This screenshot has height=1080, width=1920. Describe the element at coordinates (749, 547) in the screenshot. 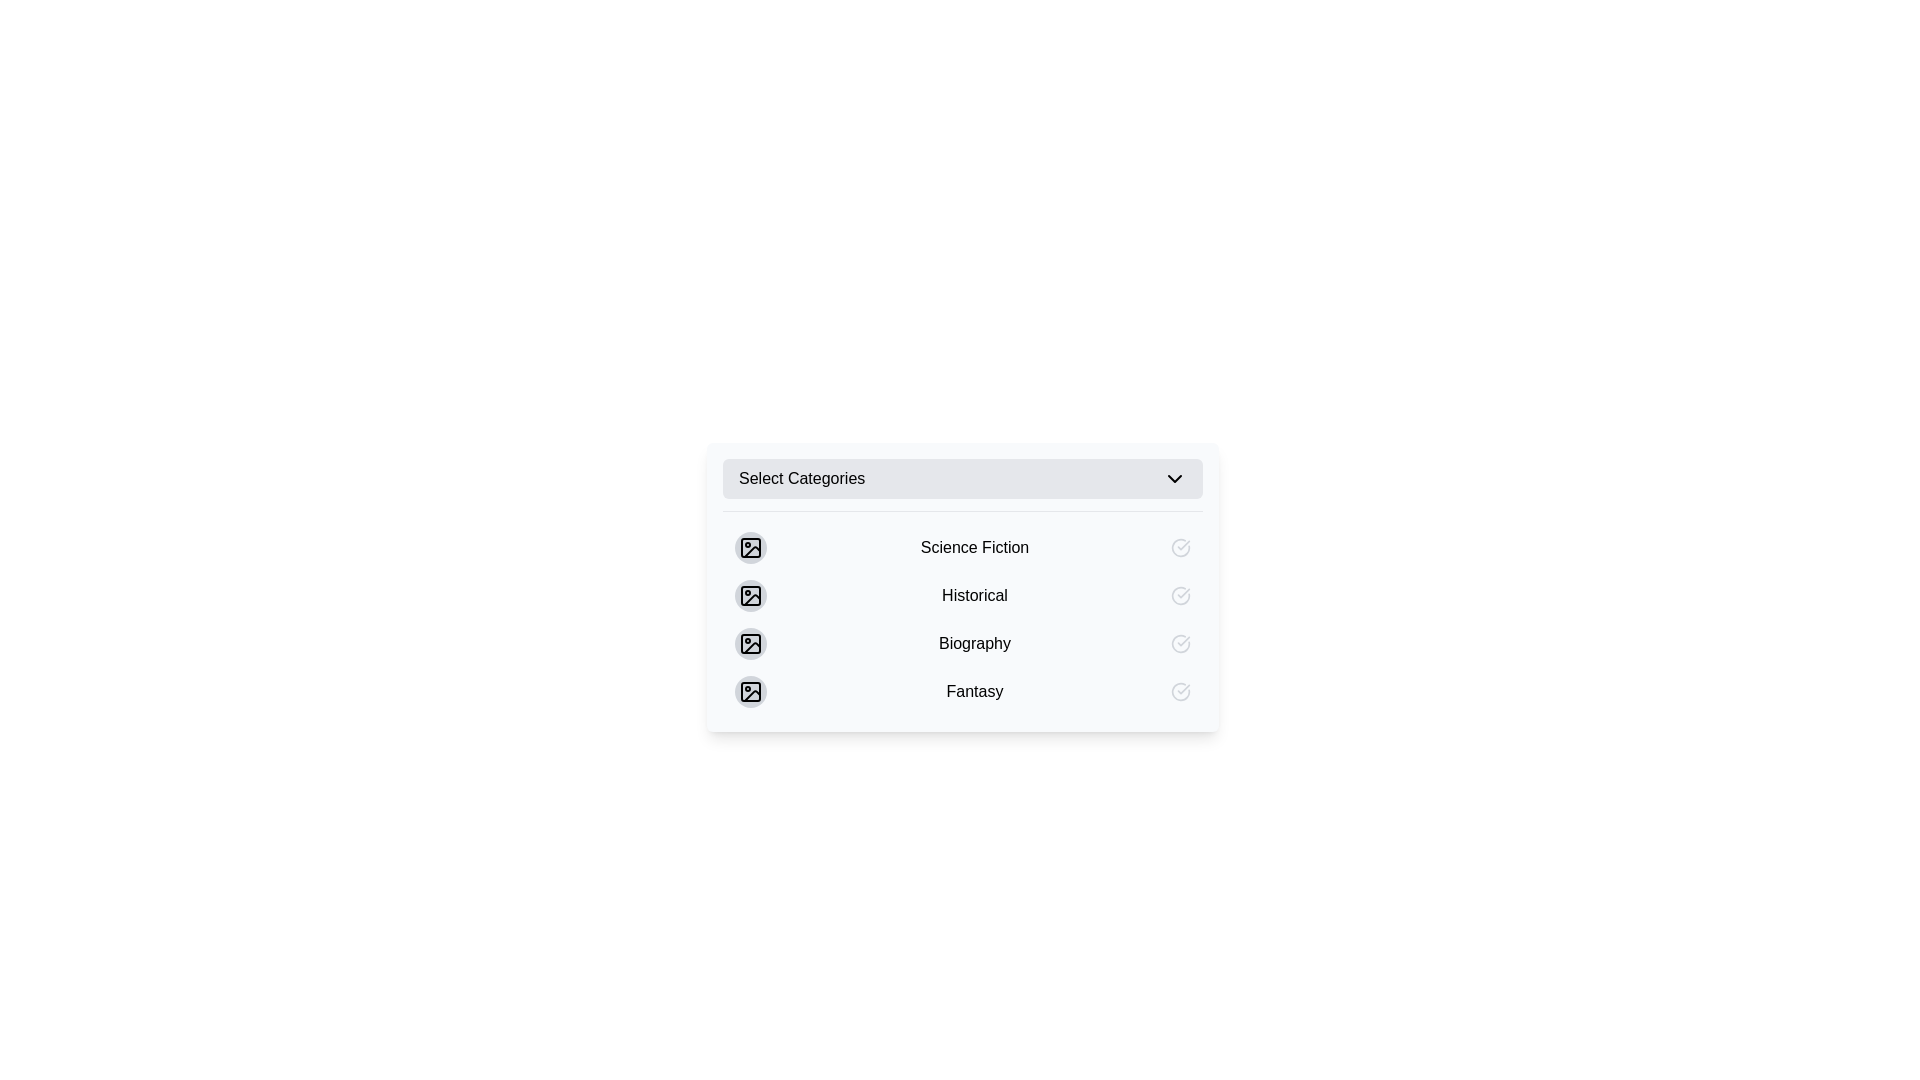

I see `the SVG icon representing the 'Science Fiction' category, which is located in the first row of the list box under the 'Select Categories' title` at that location.